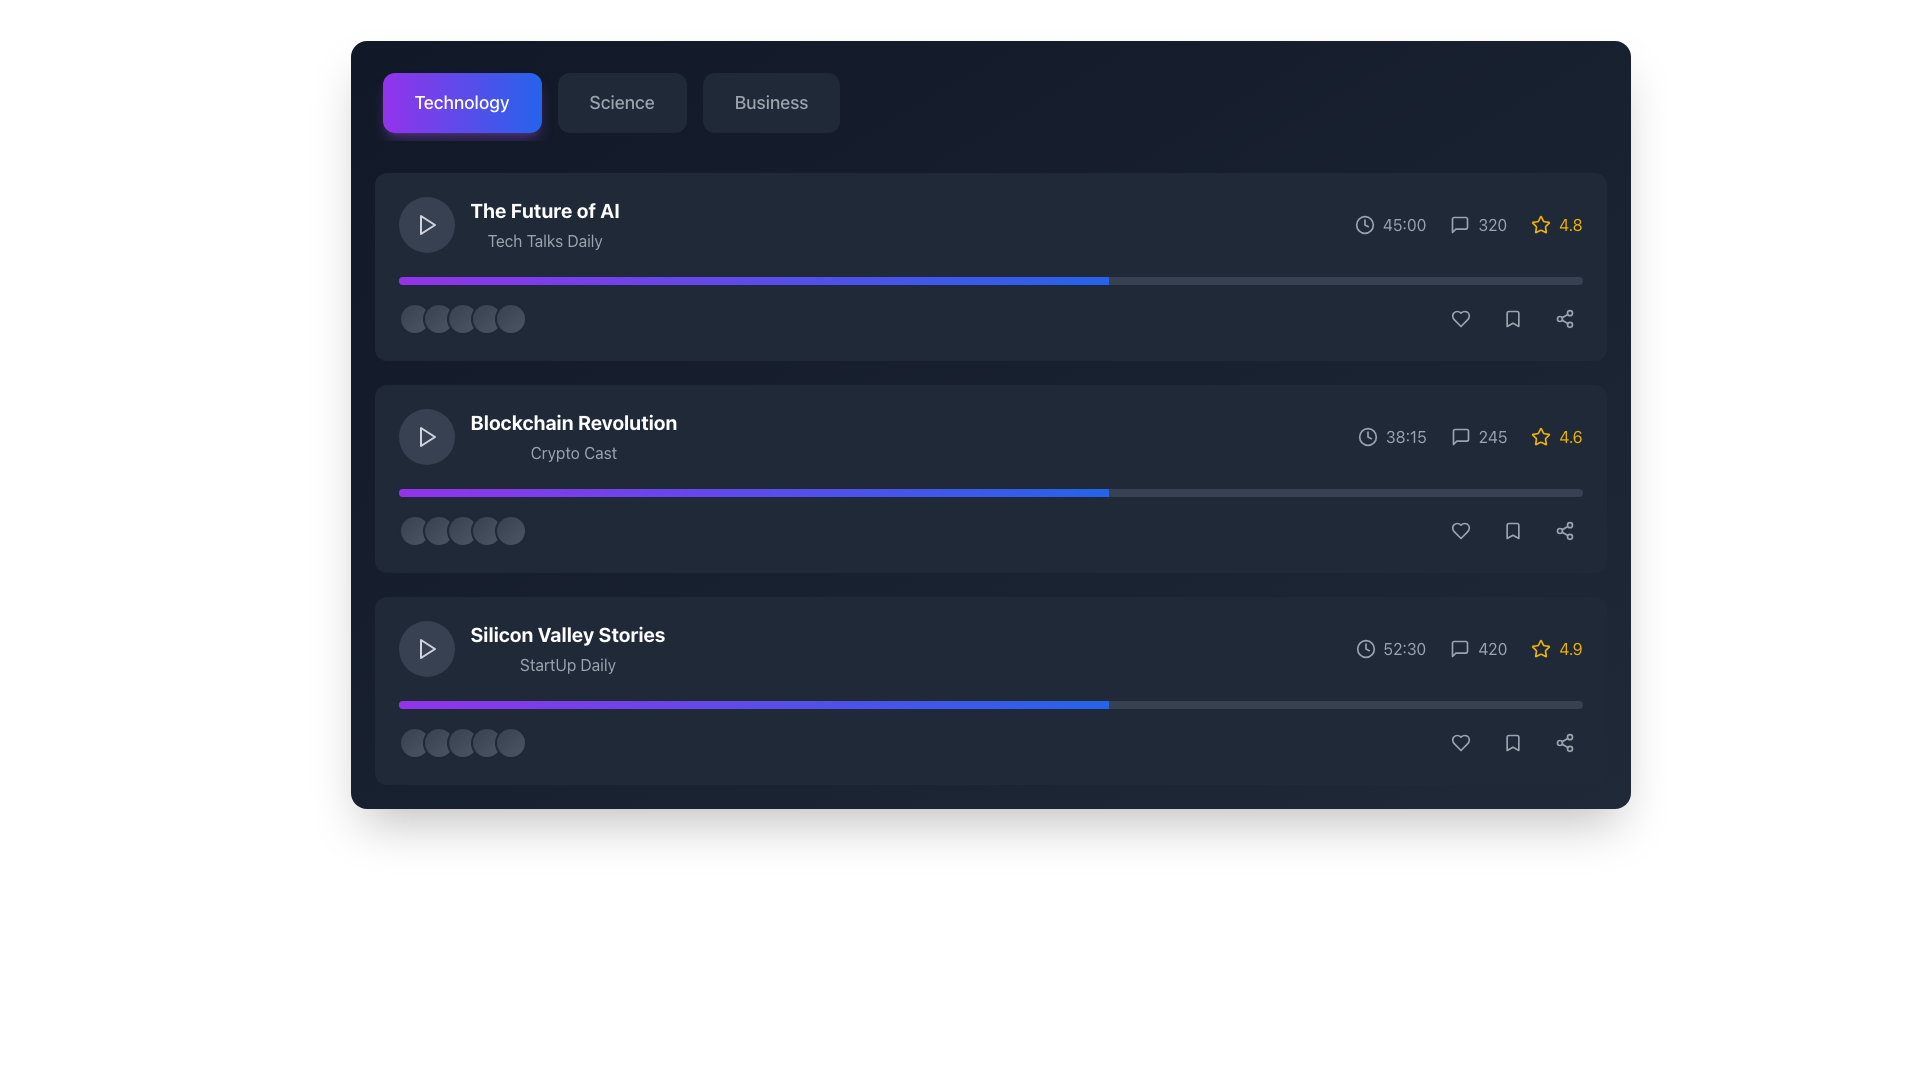 This screenshot has width=1920, height=1080. What do you see at coordinates (1512, 530) in the screenshot?
I see `the bookmark icon, which is a hollow rectangle with a triangular notch at the bottom, located in the middle group of action icons on the right side of the 'Blockchain Revolution' podcast card` at bounding box center [1512, 530].